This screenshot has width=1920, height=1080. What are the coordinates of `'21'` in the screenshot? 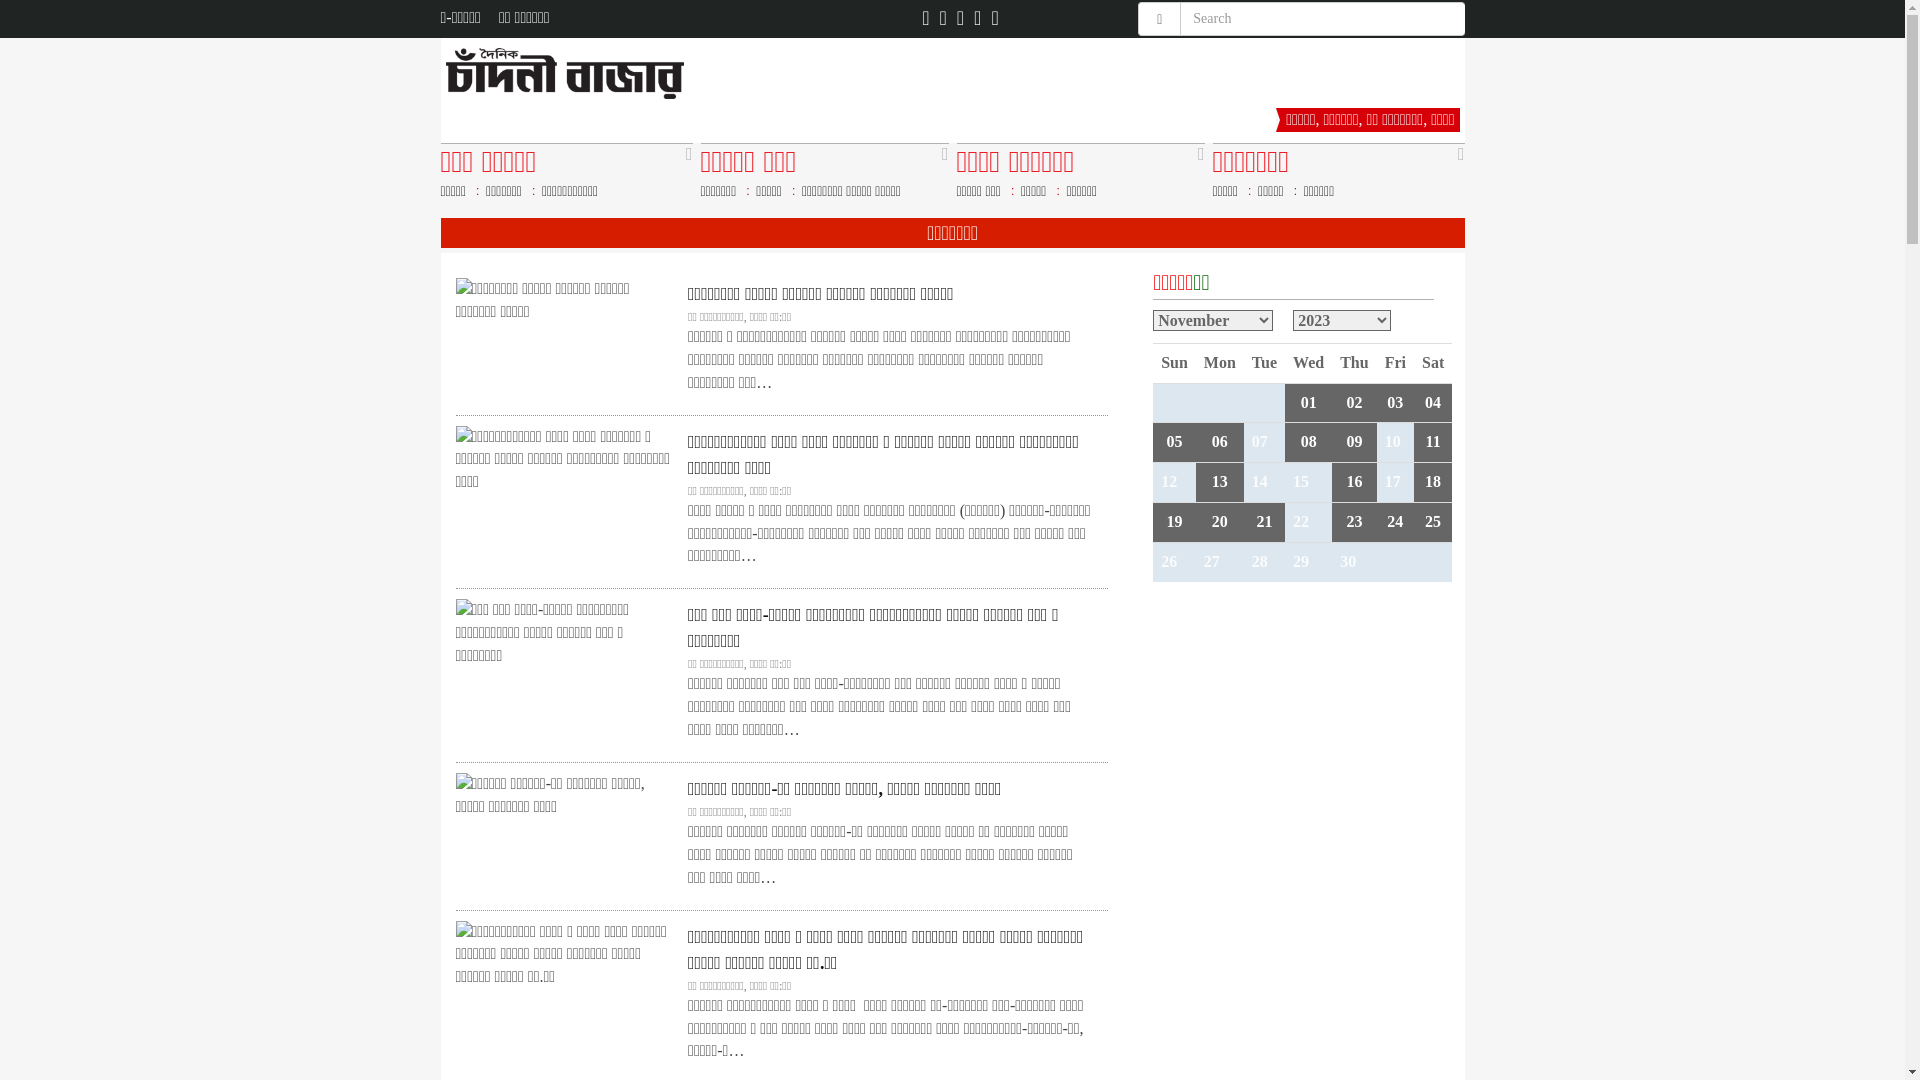 It's located at (1262, 520).